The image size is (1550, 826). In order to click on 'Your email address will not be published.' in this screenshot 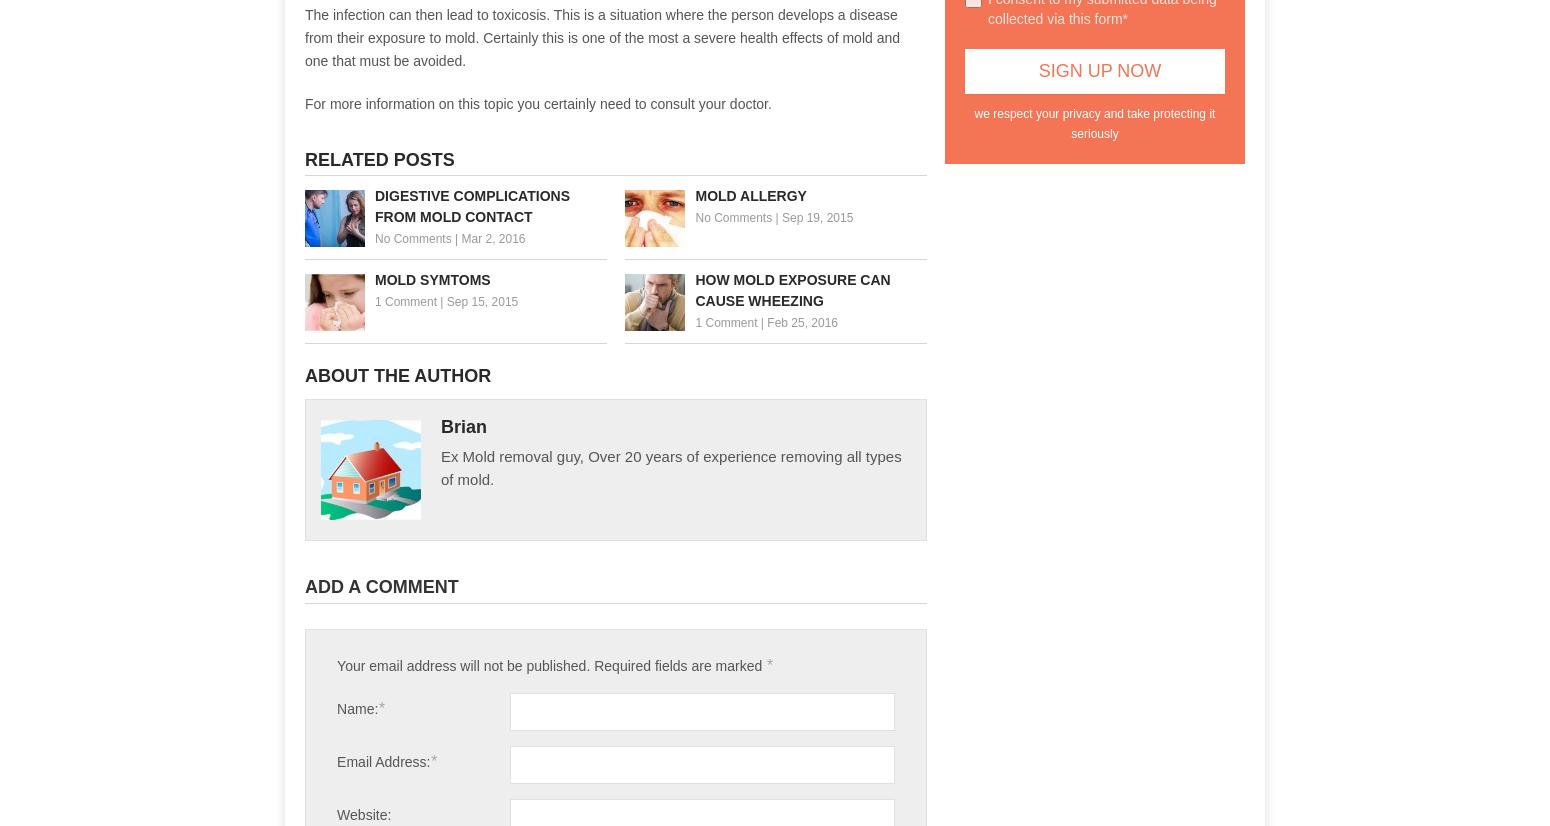, I will do `click(335, 666)`.